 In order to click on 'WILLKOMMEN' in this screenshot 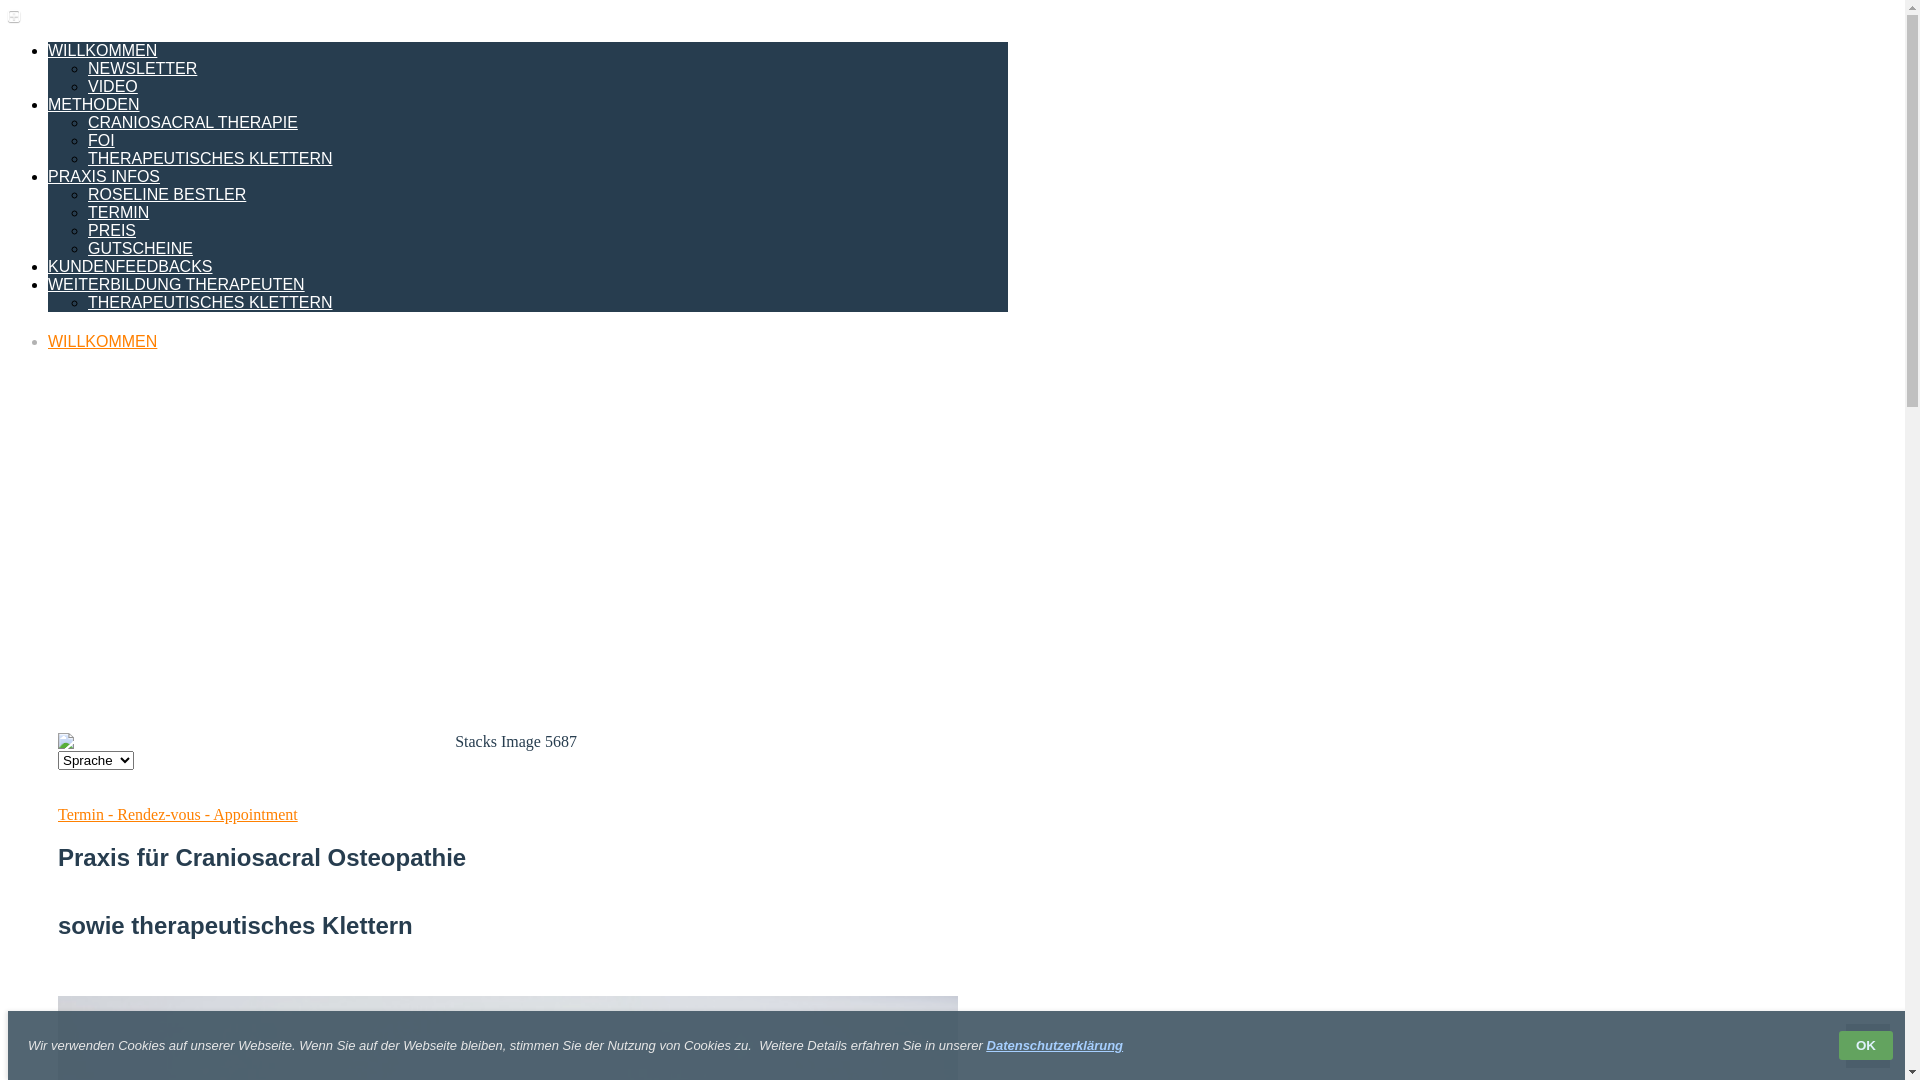, I will do `click(101, 340)`.